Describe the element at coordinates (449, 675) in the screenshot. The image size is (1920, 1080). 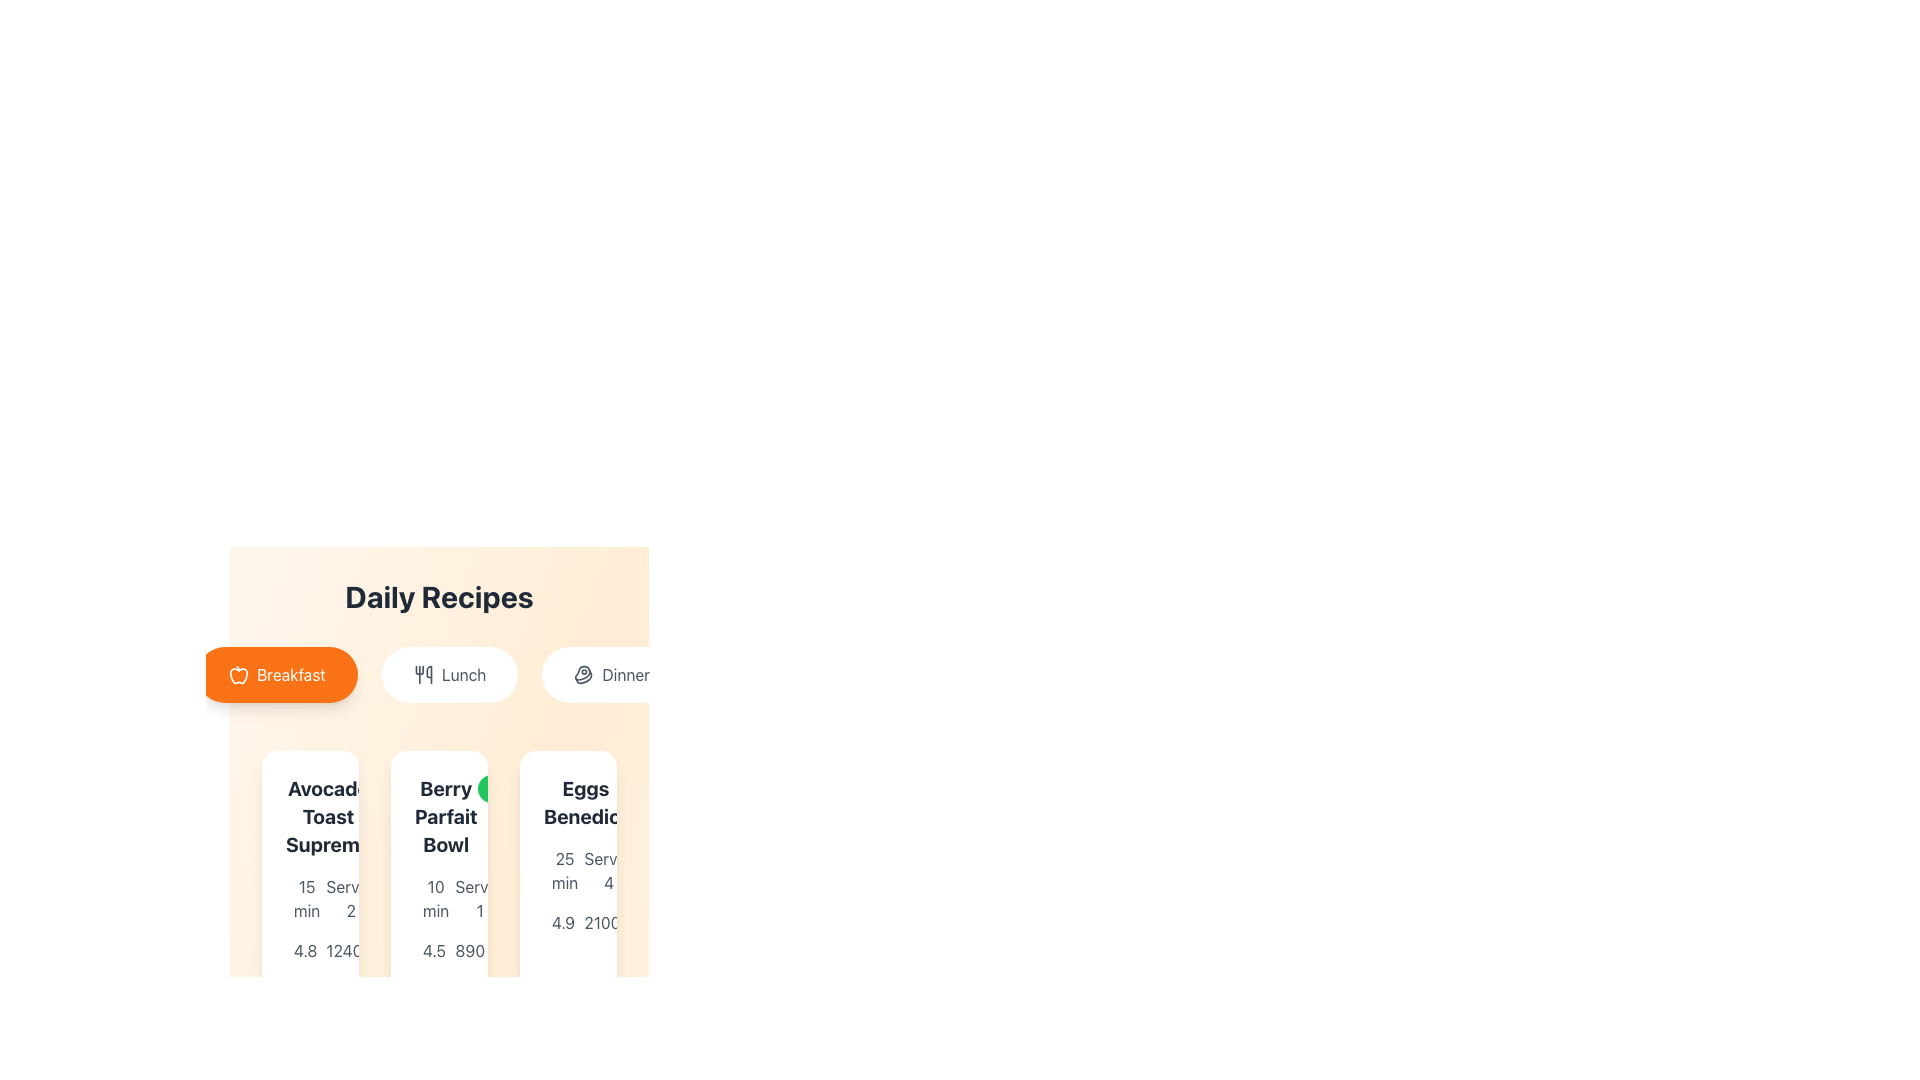
I see `the 'Lunch' button, which is a horizontally aligned button with a light background and gray text, located` at that location.